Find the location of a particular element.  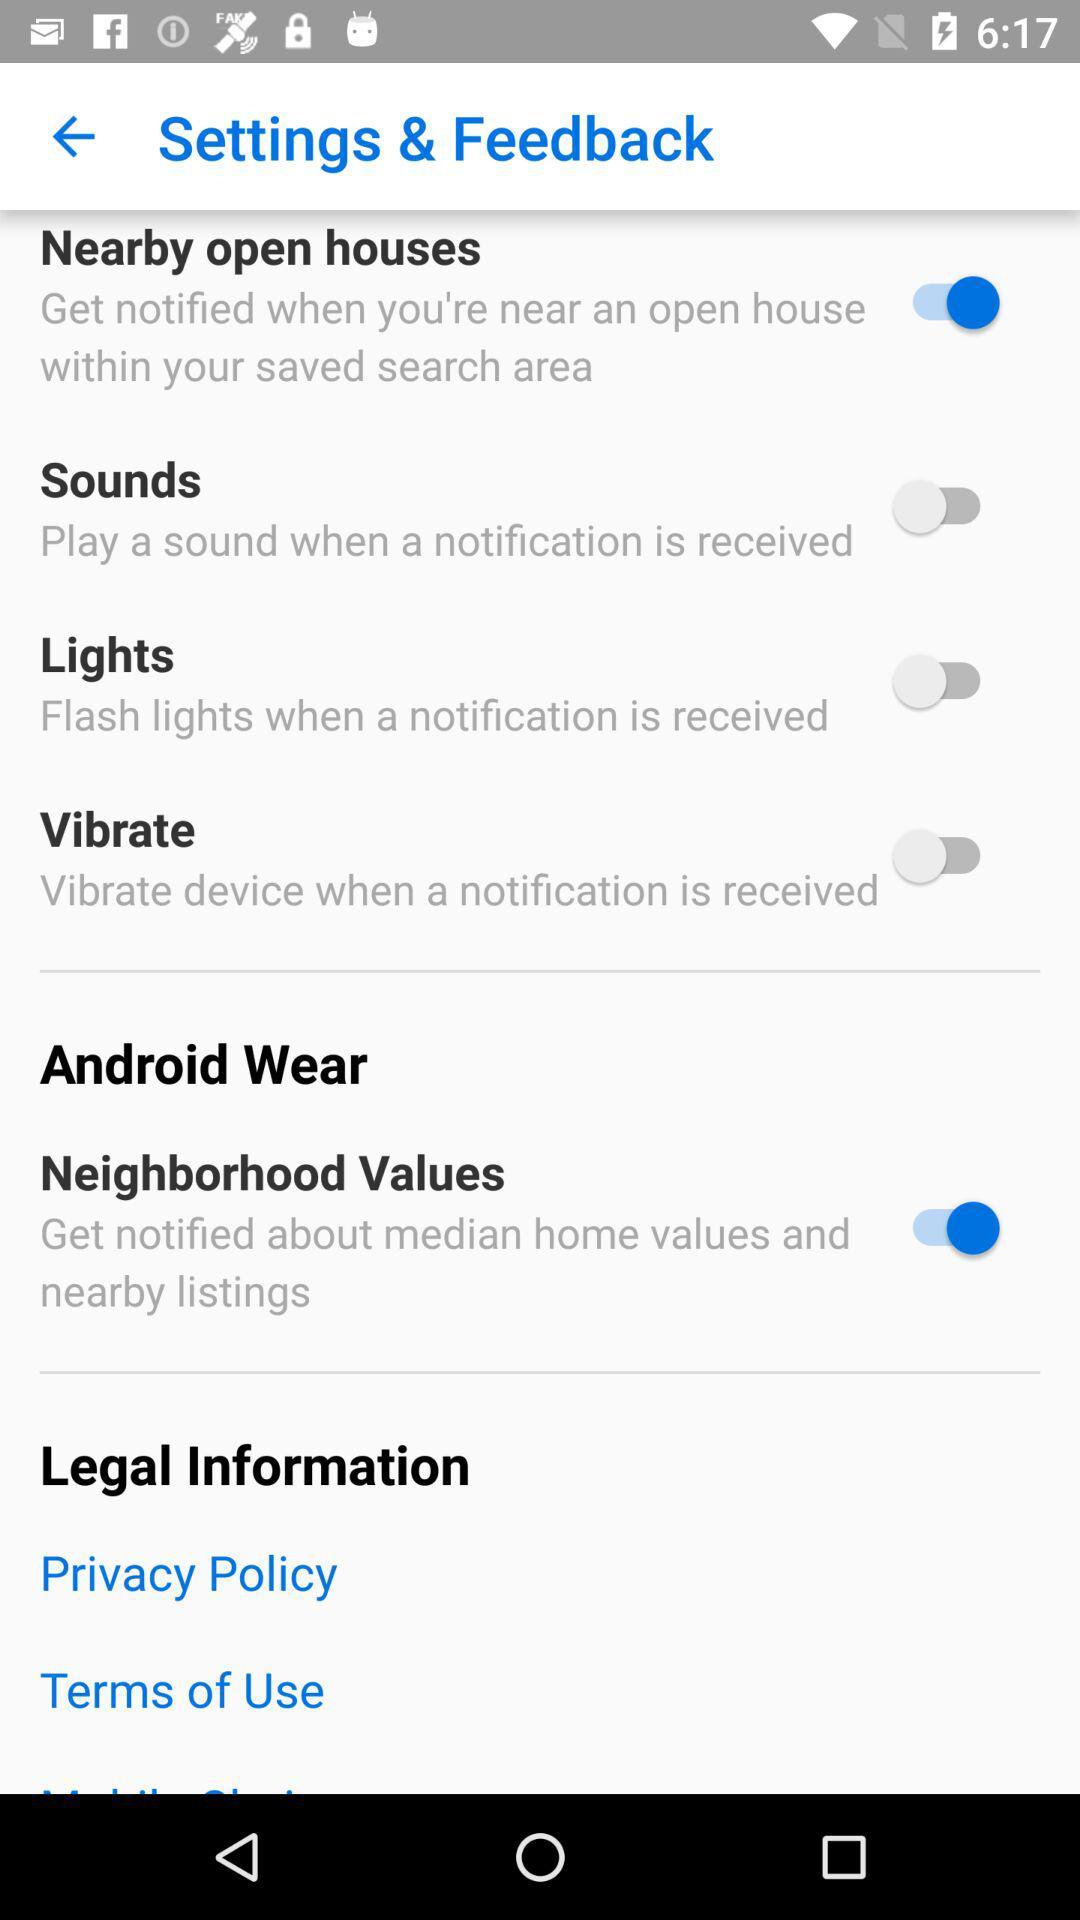

the terms of use is located at coordinates (540, 1714).